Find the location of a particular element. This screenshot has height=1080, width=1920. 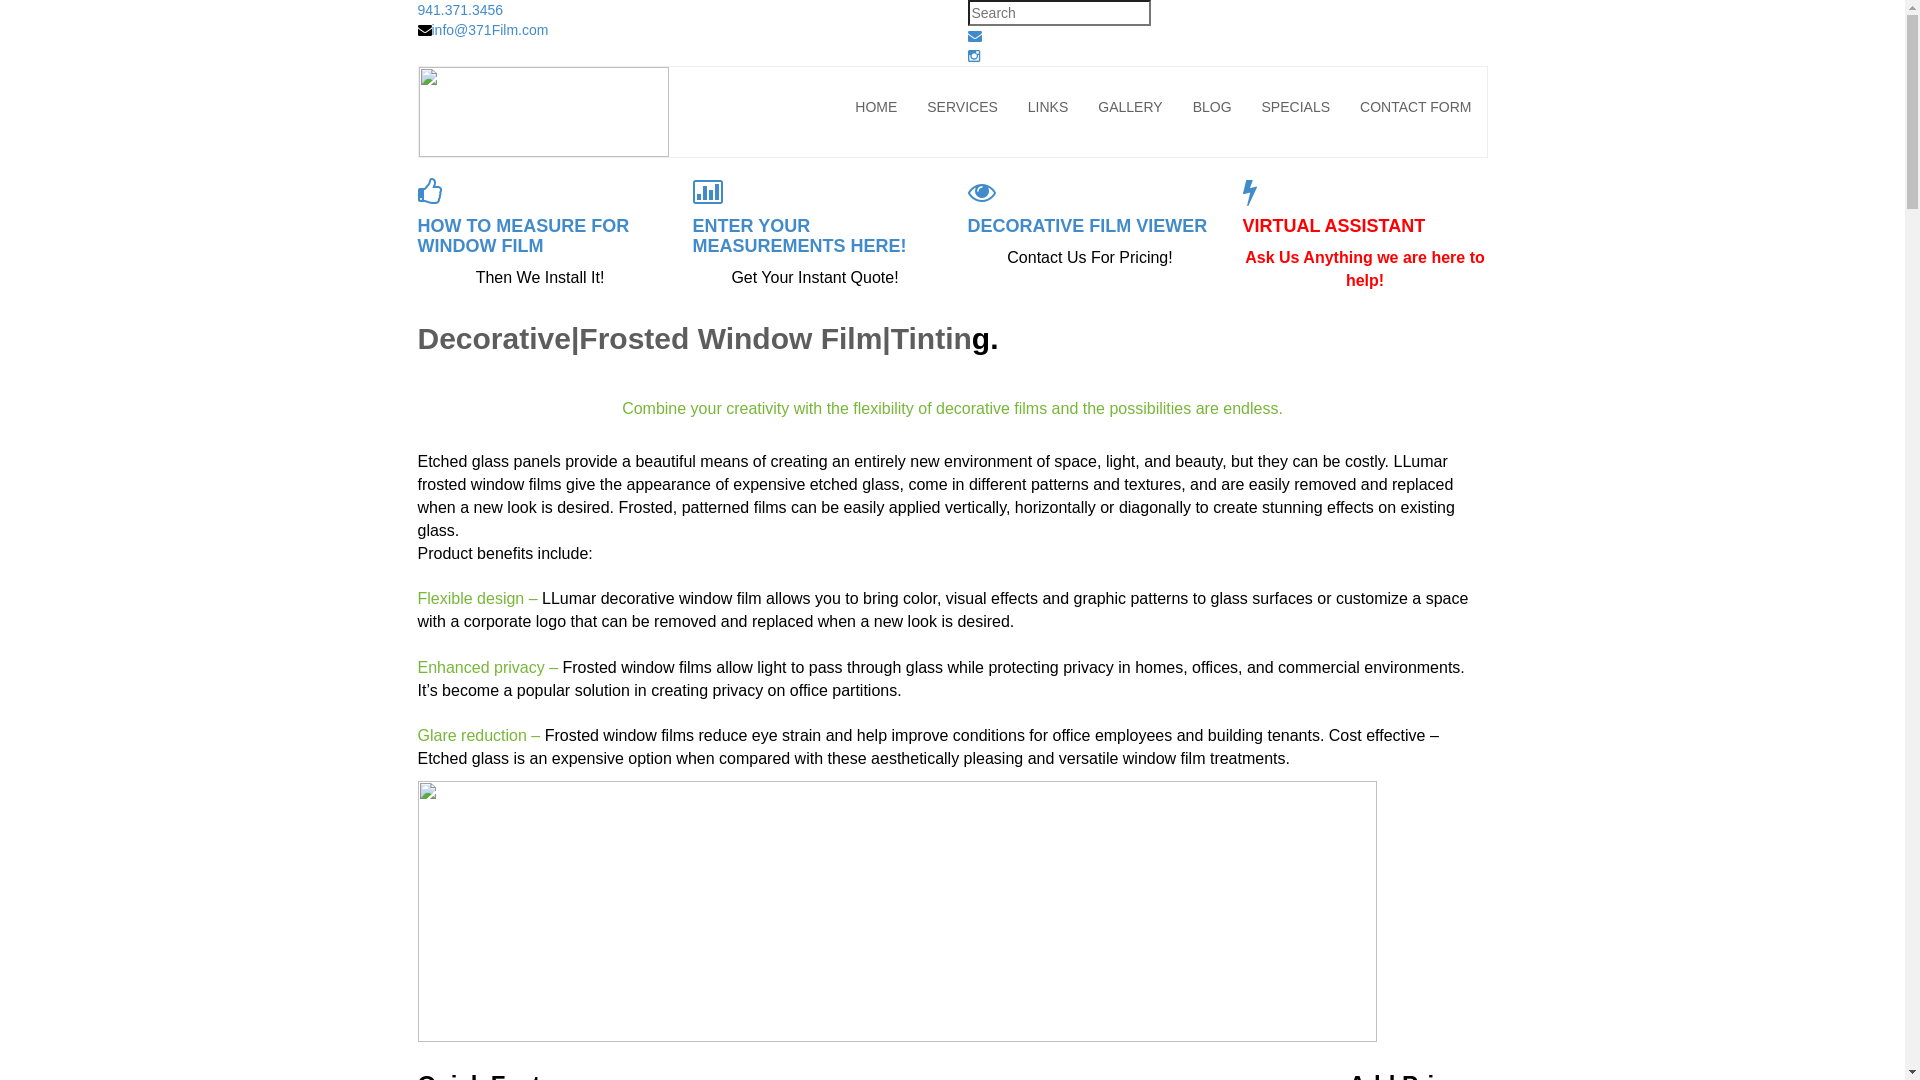

'GALLERY' is located at coordinates (1129, 107).